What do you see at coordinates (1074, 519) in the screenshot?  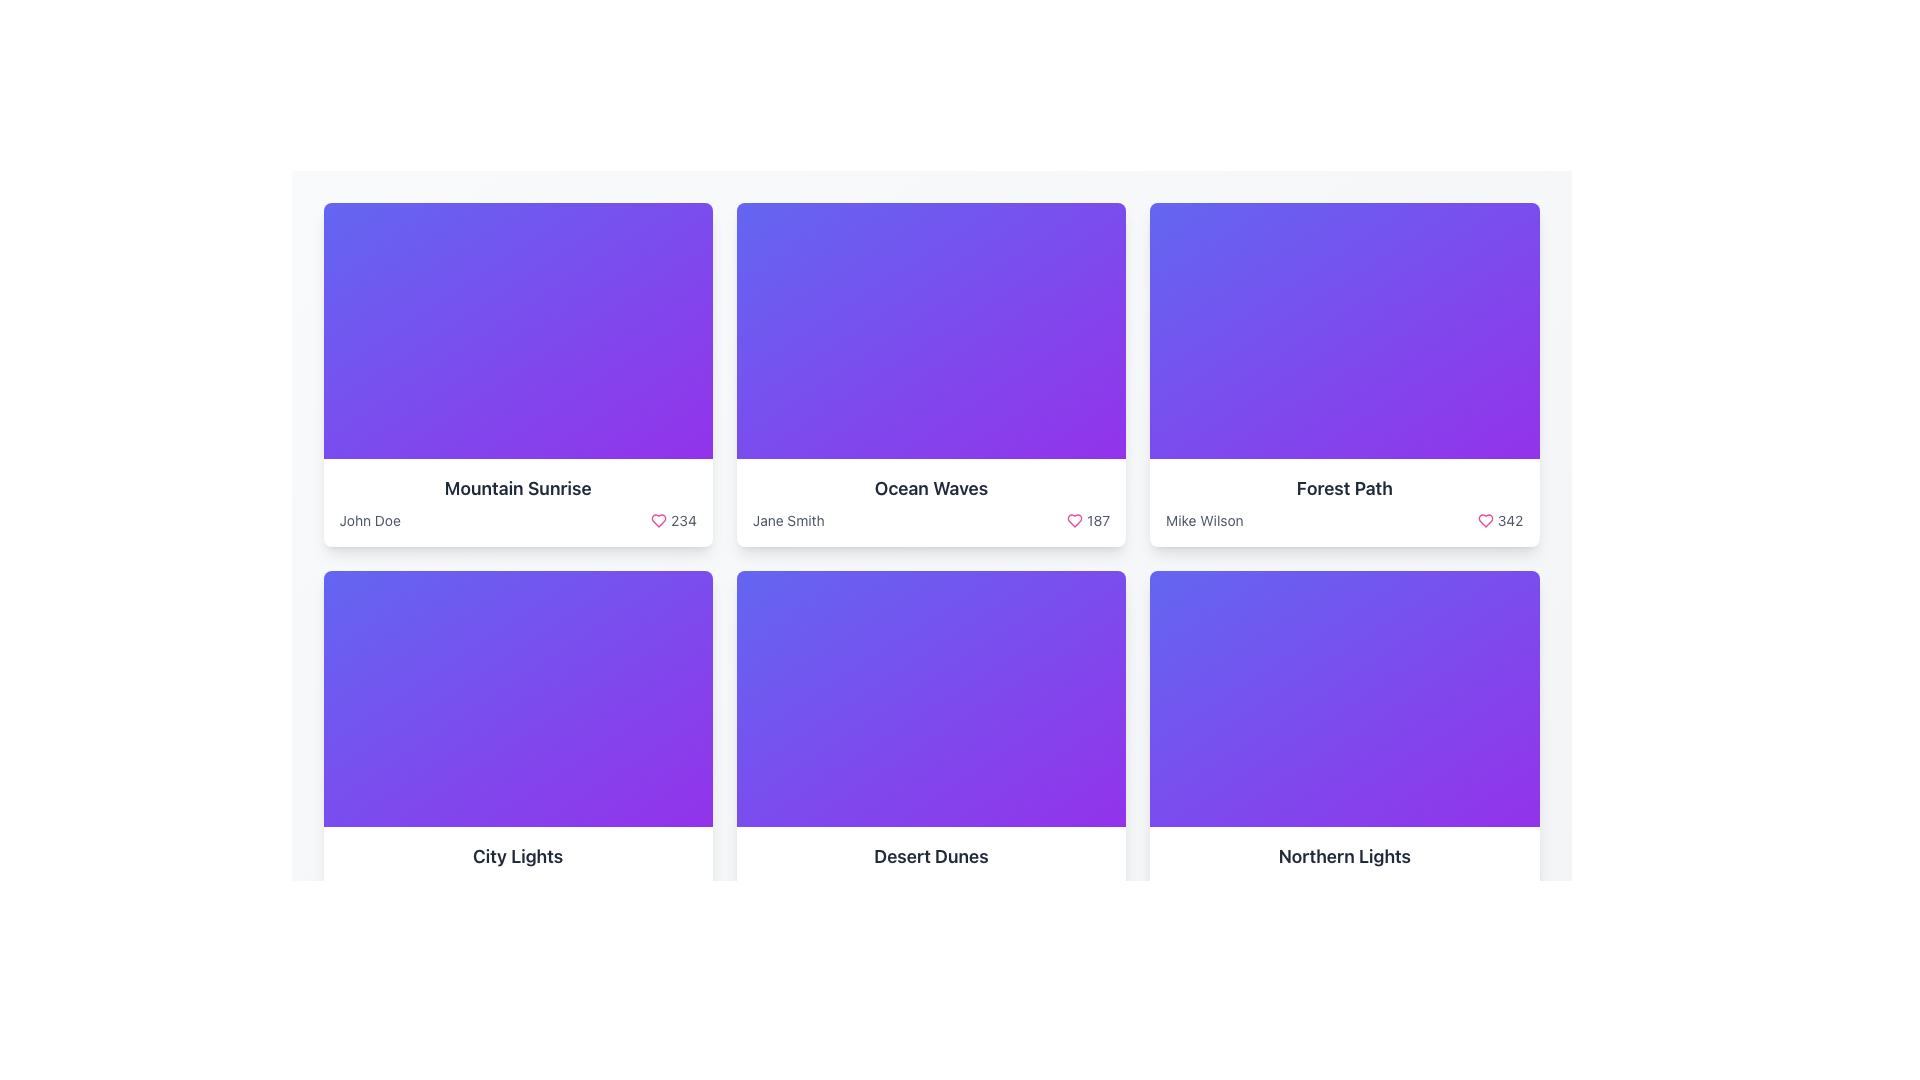 I see `the heart-shaped icon styled in pink located in the bottom-right area of the 'Ocean Waves' card to view its visual state change upon interaction` at bounding box center [1074, 519].